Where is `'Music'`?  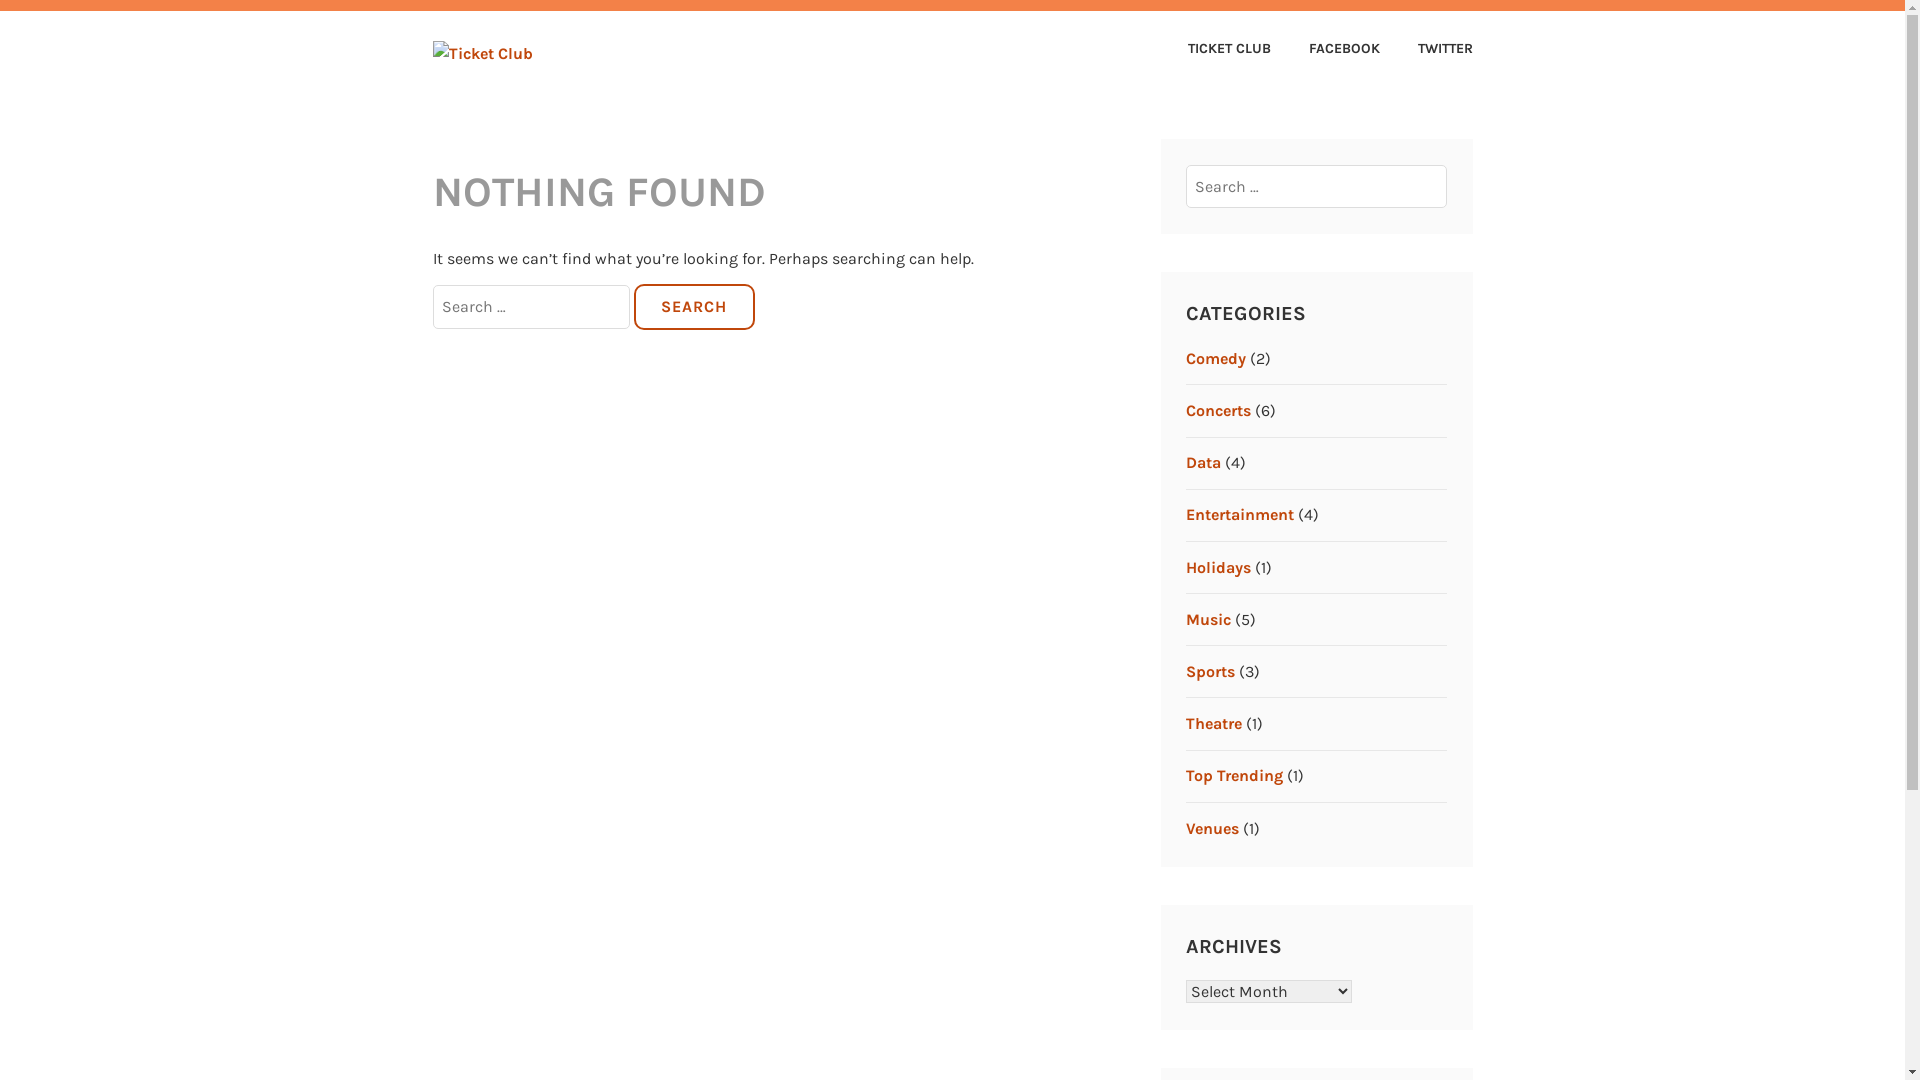 'Music' is located at coordinates (1207, 618).